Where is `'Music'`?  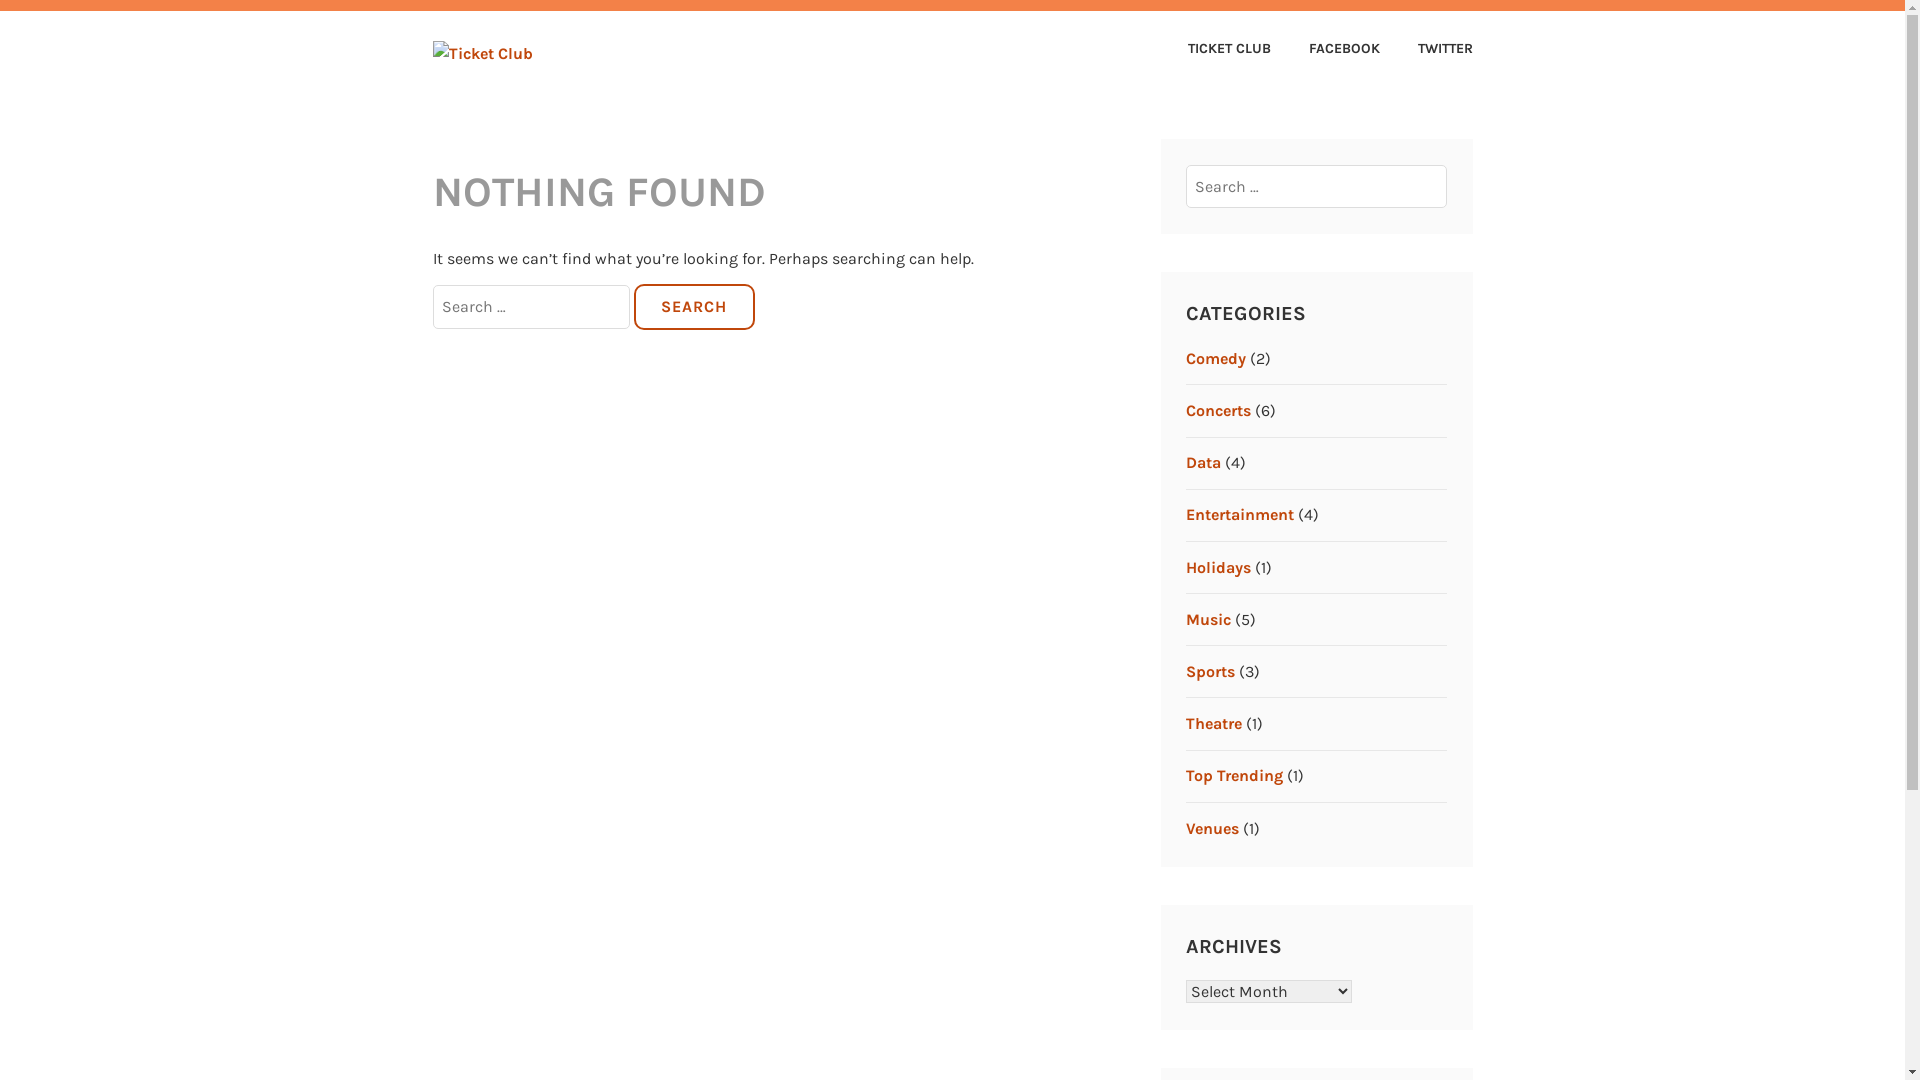 'Music' is located at coordinates (1207, 618).